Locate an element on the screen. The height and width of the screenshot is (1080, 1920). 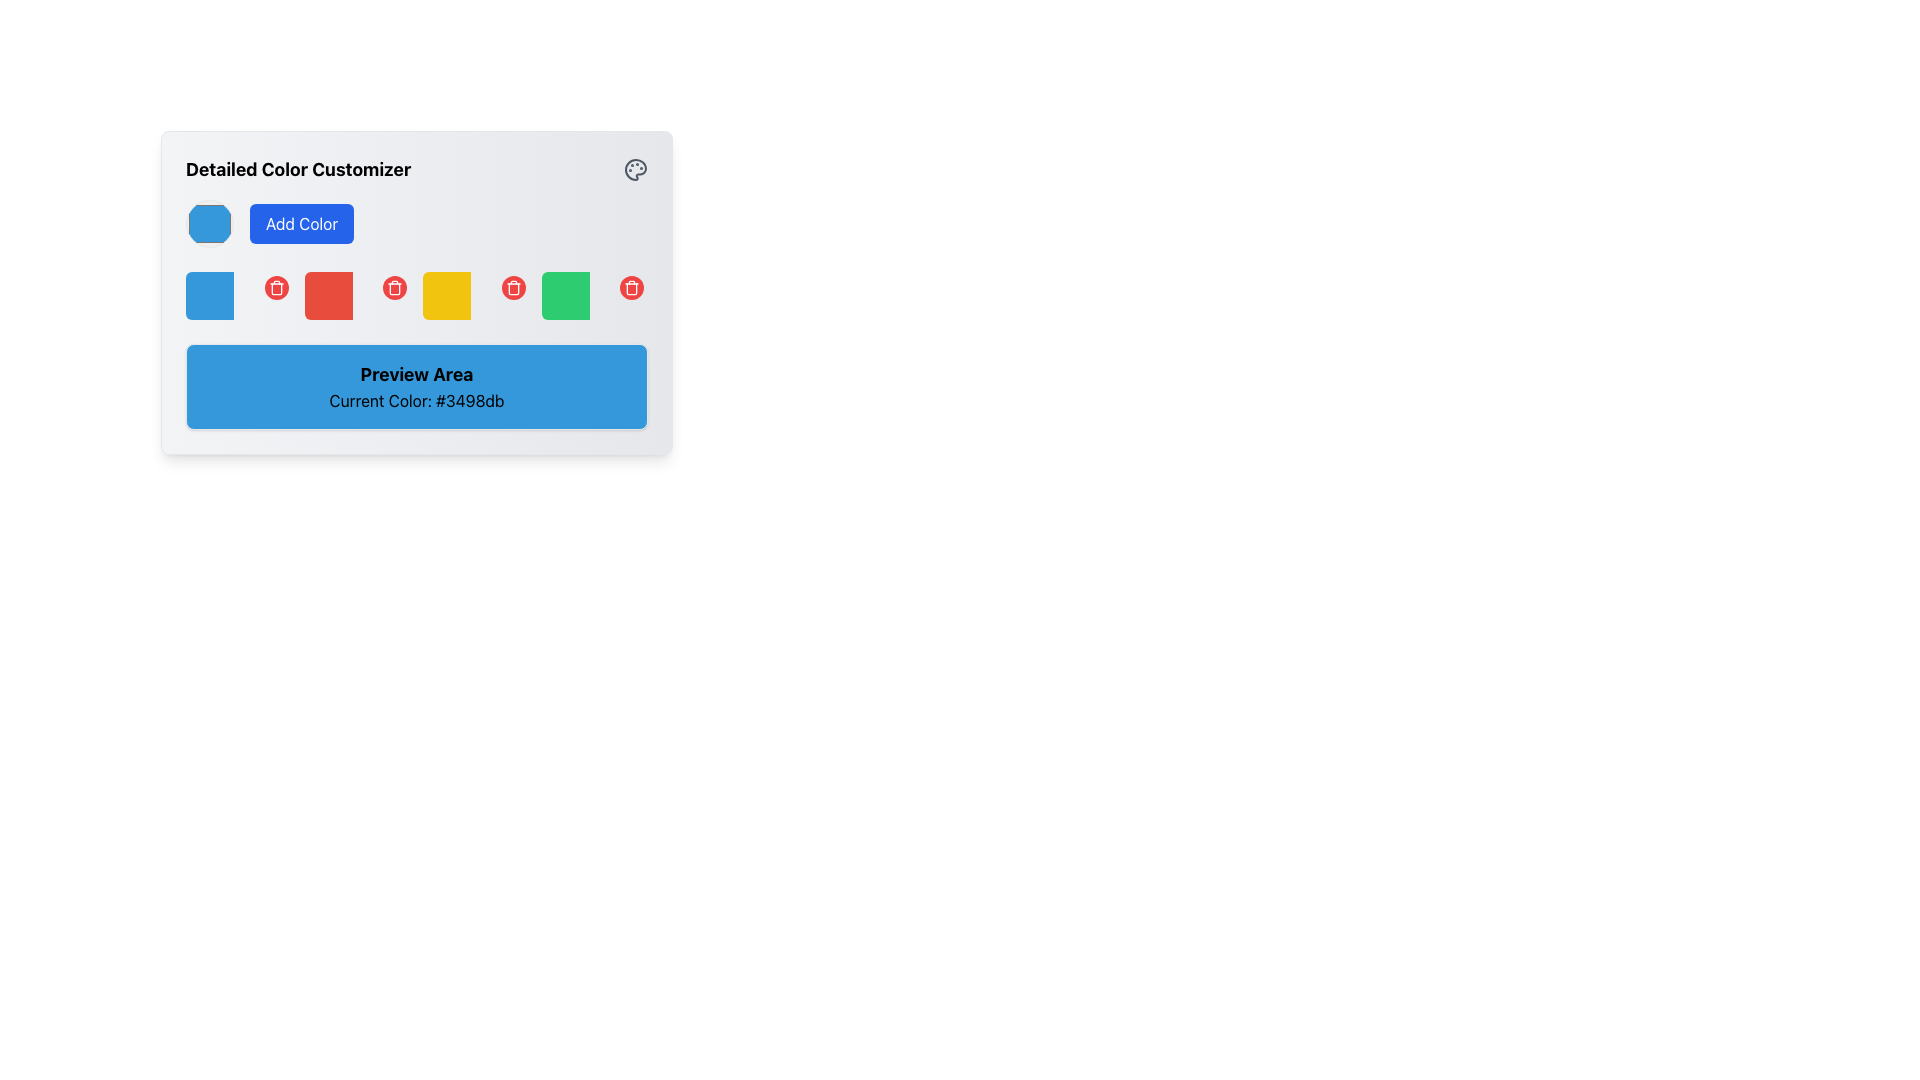
the rightmost green square with rounded corners is located at coordinates (564, 296).